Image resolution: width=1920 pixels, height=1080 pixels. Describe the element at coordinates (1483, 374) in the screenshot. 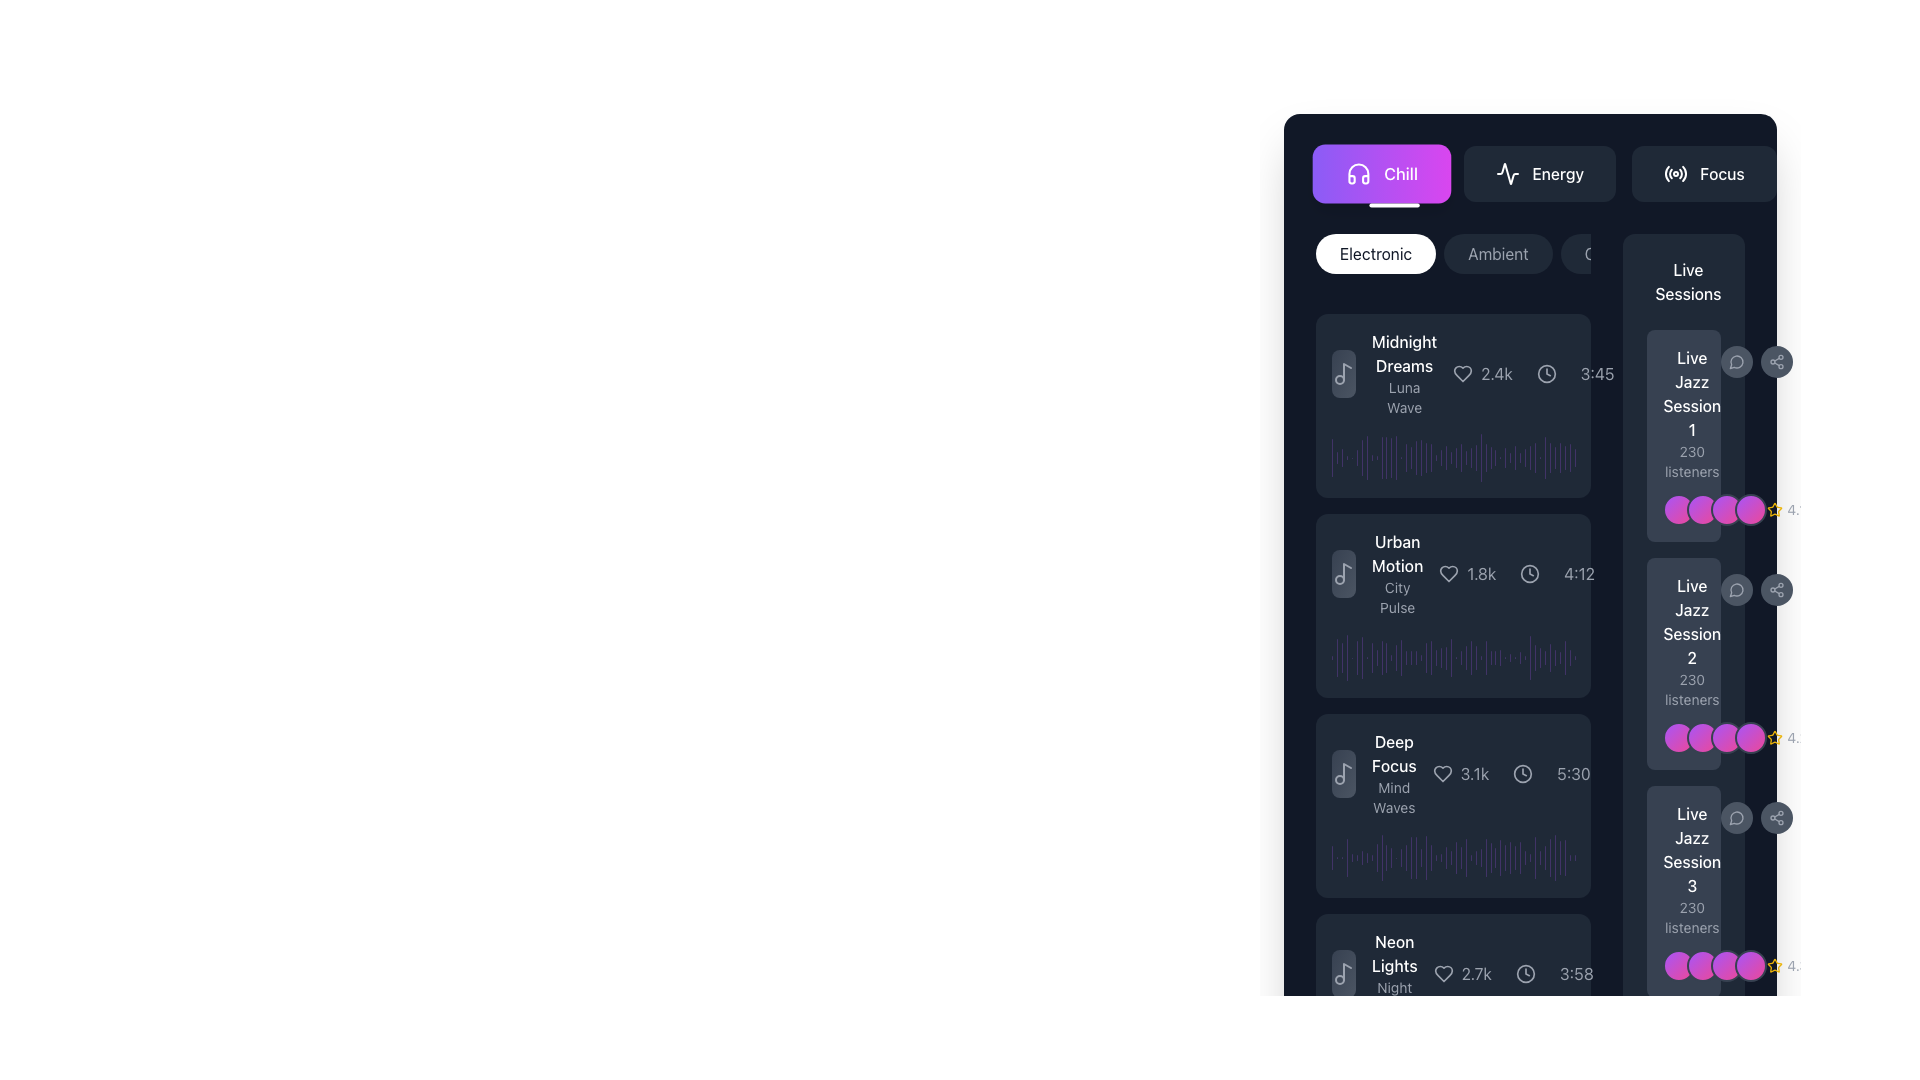

I see `the text label component displaying '2.4k', which is located to the right of the heart icon and represents a count associated with it` at that location.